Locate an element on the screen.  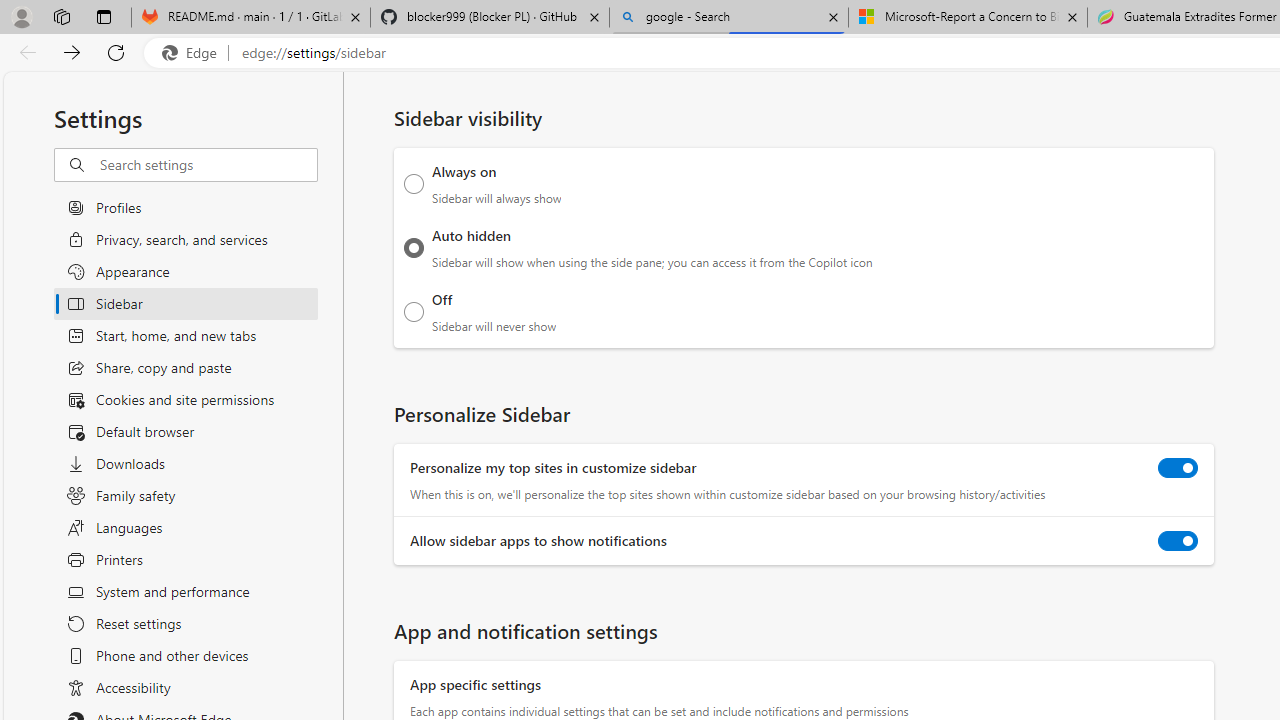
'Always on Sidebar will always show' is located at coordinates (413, 183).